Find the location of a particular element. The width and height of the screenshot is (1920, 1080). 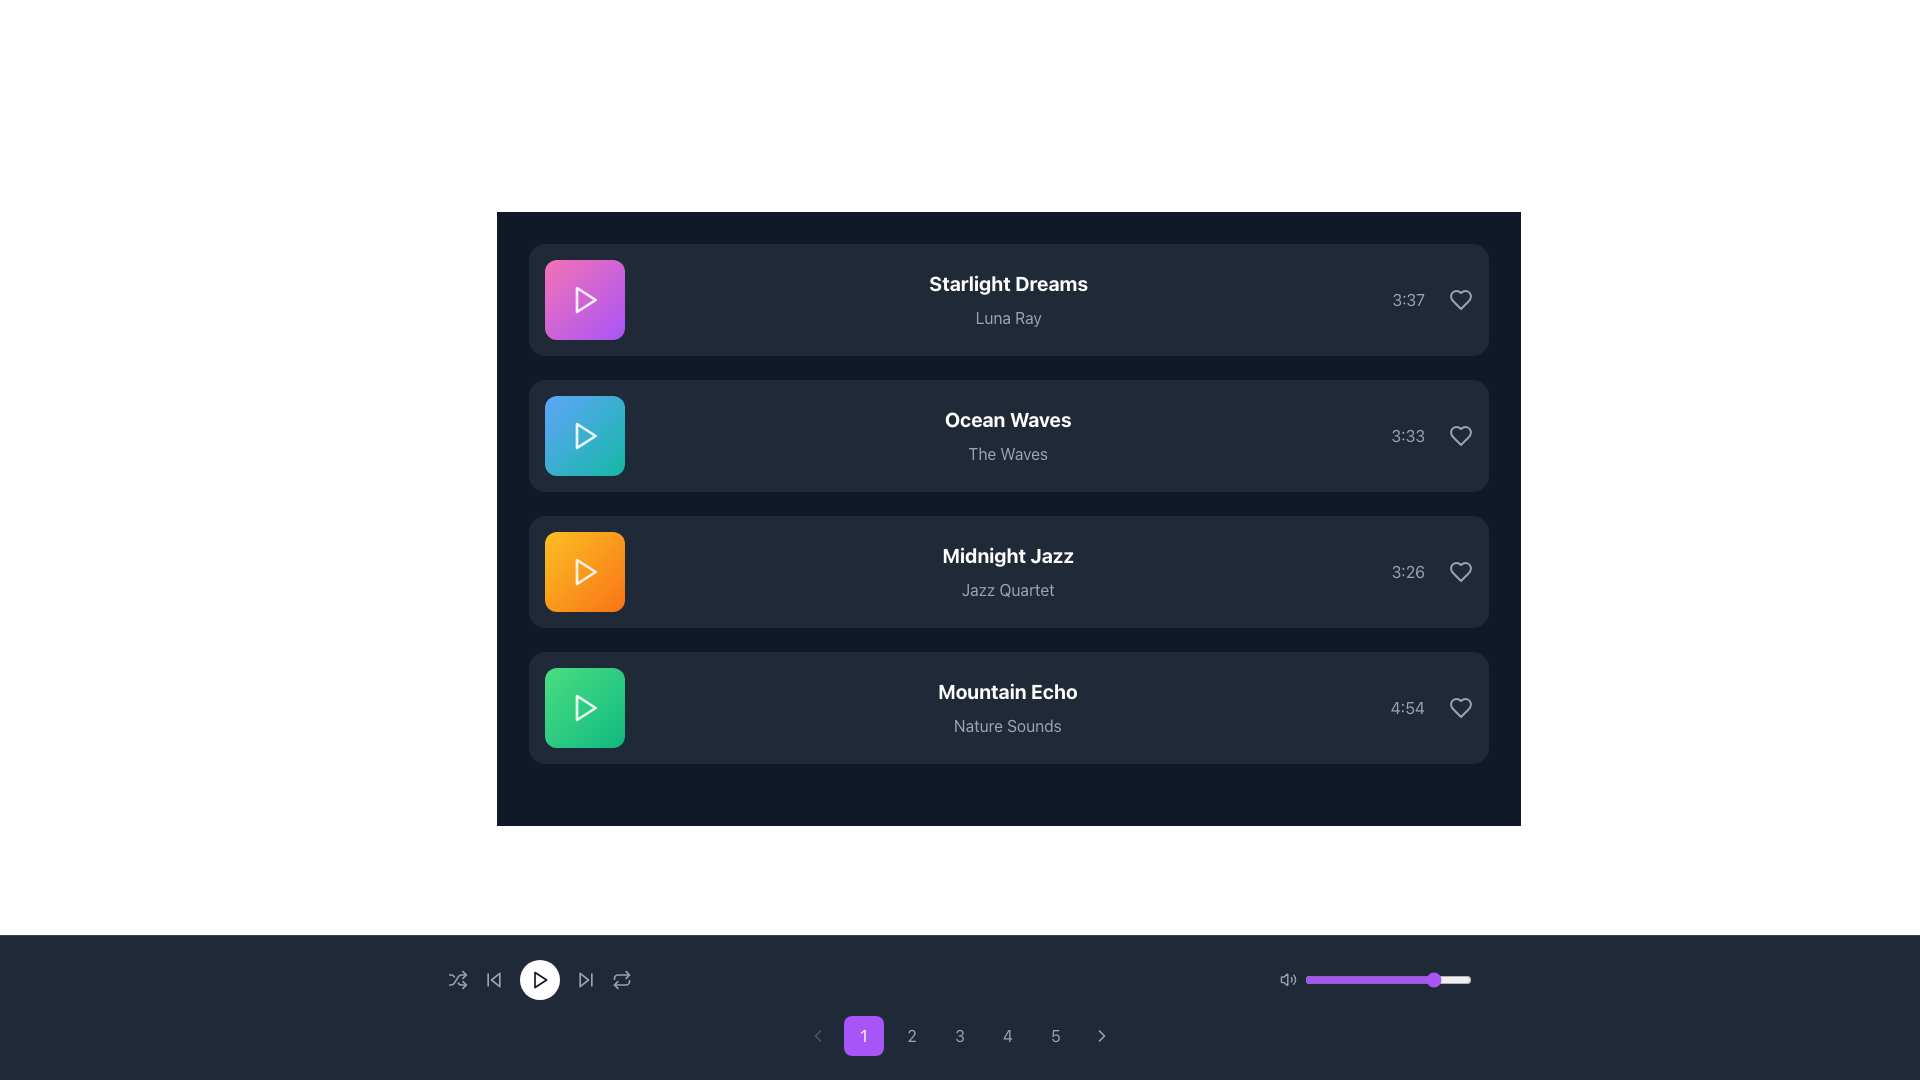

the 'Skip Forward' icon button, which is represented by two right-pointing triangles followed by a vertical line, located in the bottom control section of the media player interface is located at coordinates (584, 978).